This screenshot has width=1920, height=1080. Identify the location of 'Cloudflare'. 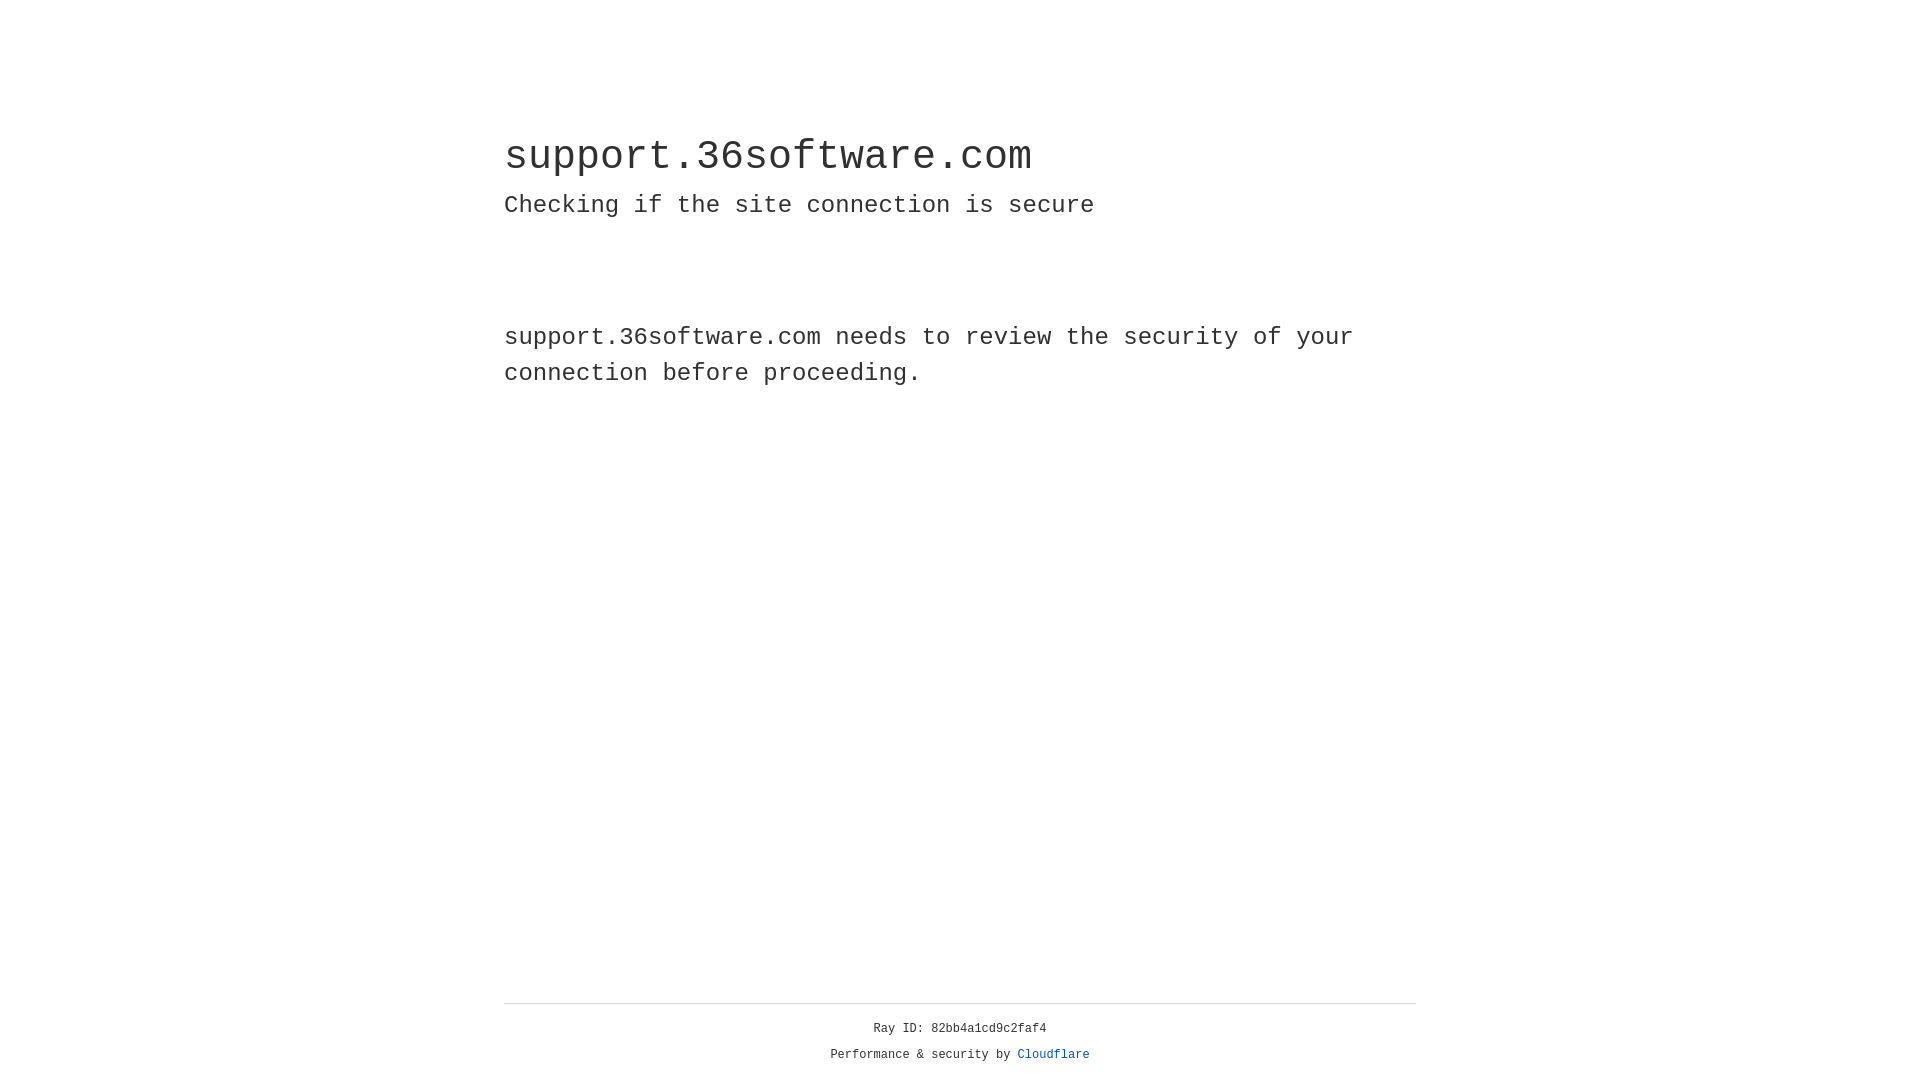
(1053, 1054).